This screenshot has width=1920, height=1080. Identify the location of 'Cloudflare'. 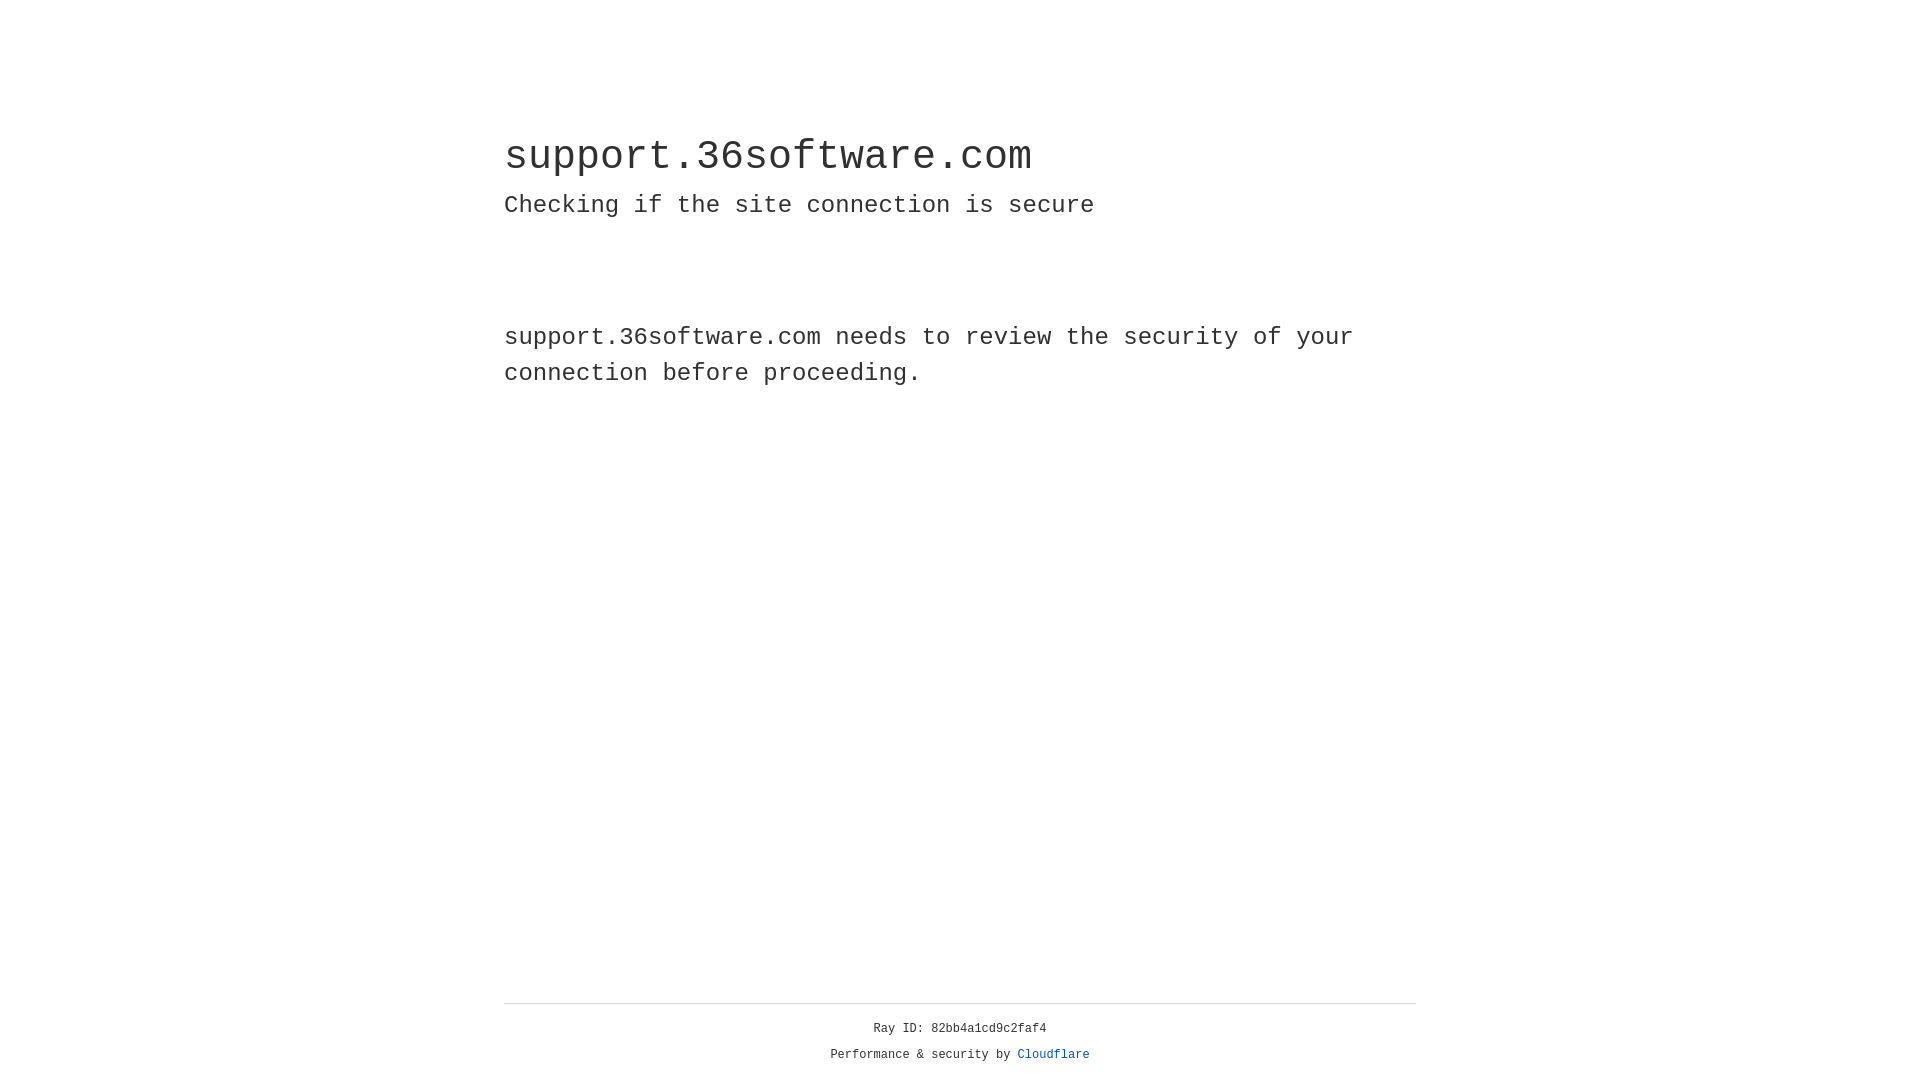
(1053, 1054).